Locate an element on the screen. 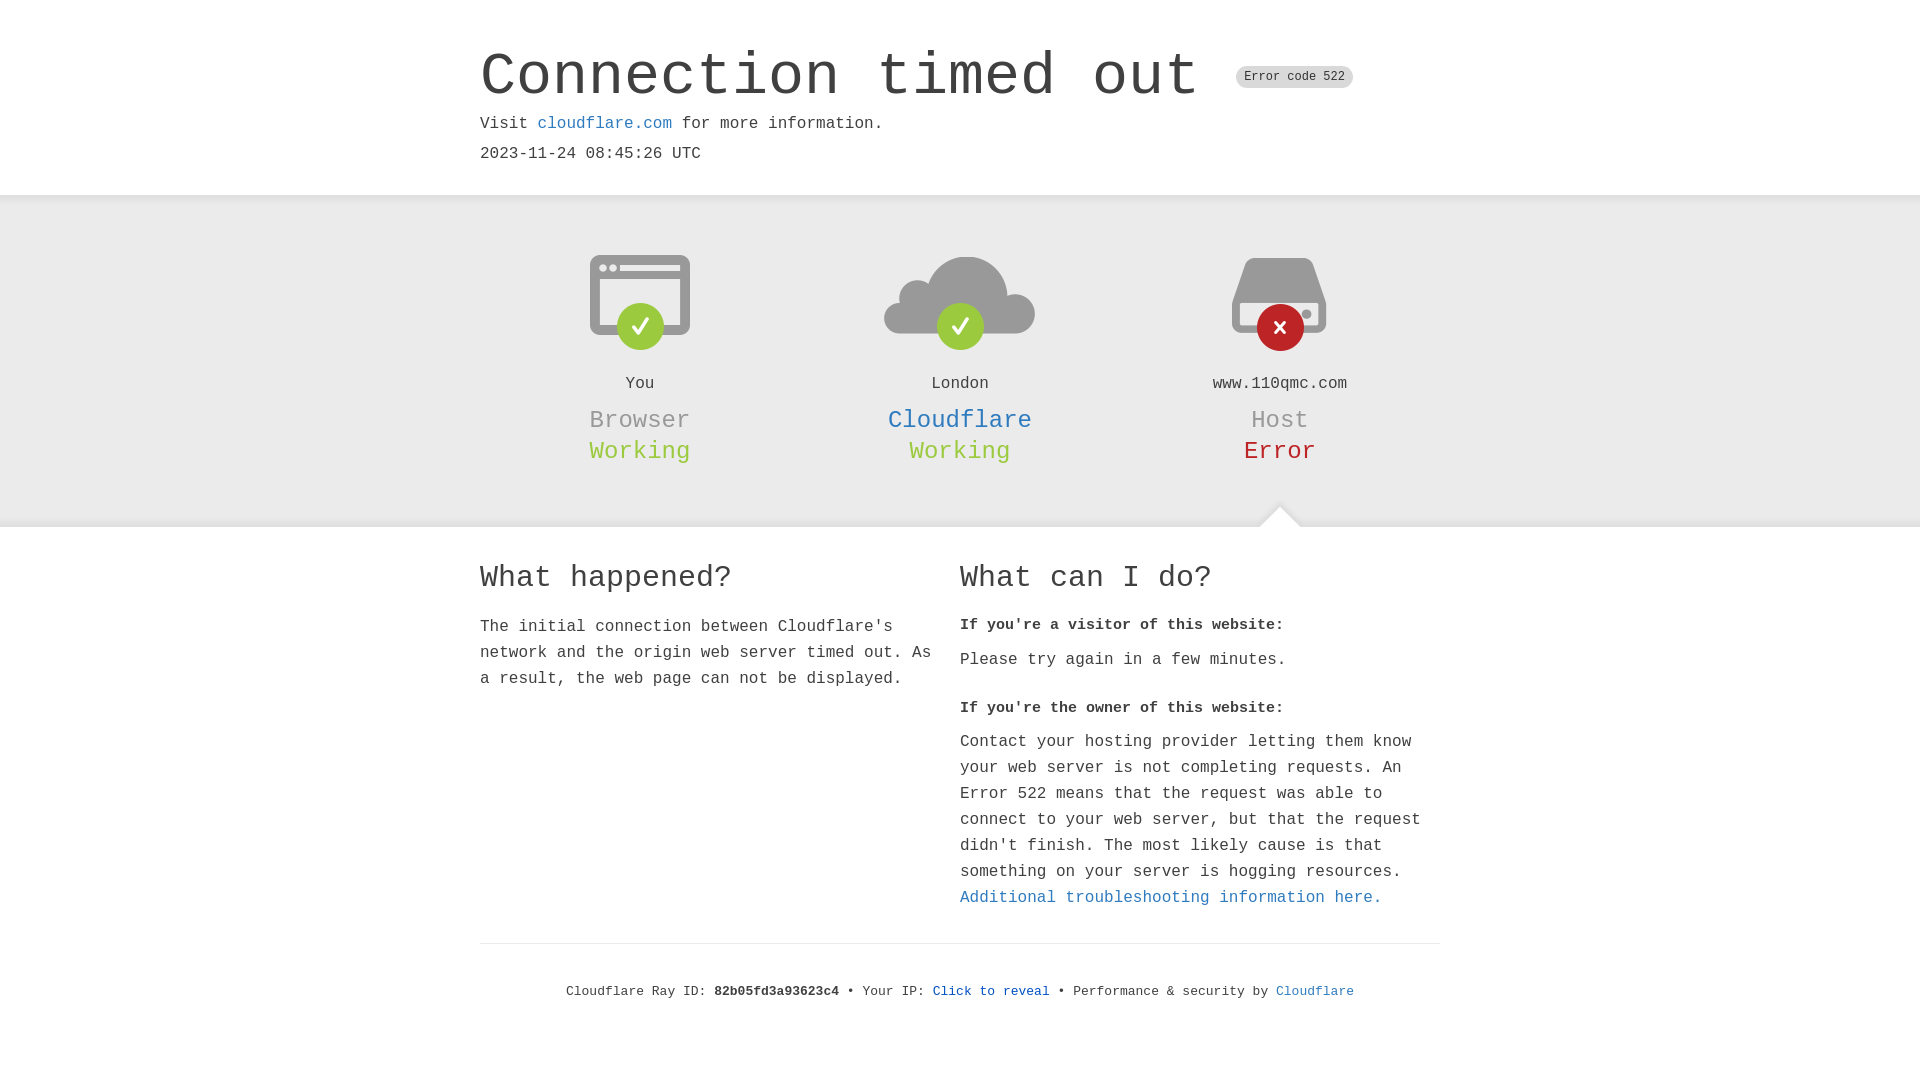 The height and width of the screenshot is (1080, 1920). 'Cloudflare' is located at coordinates (887, 419).